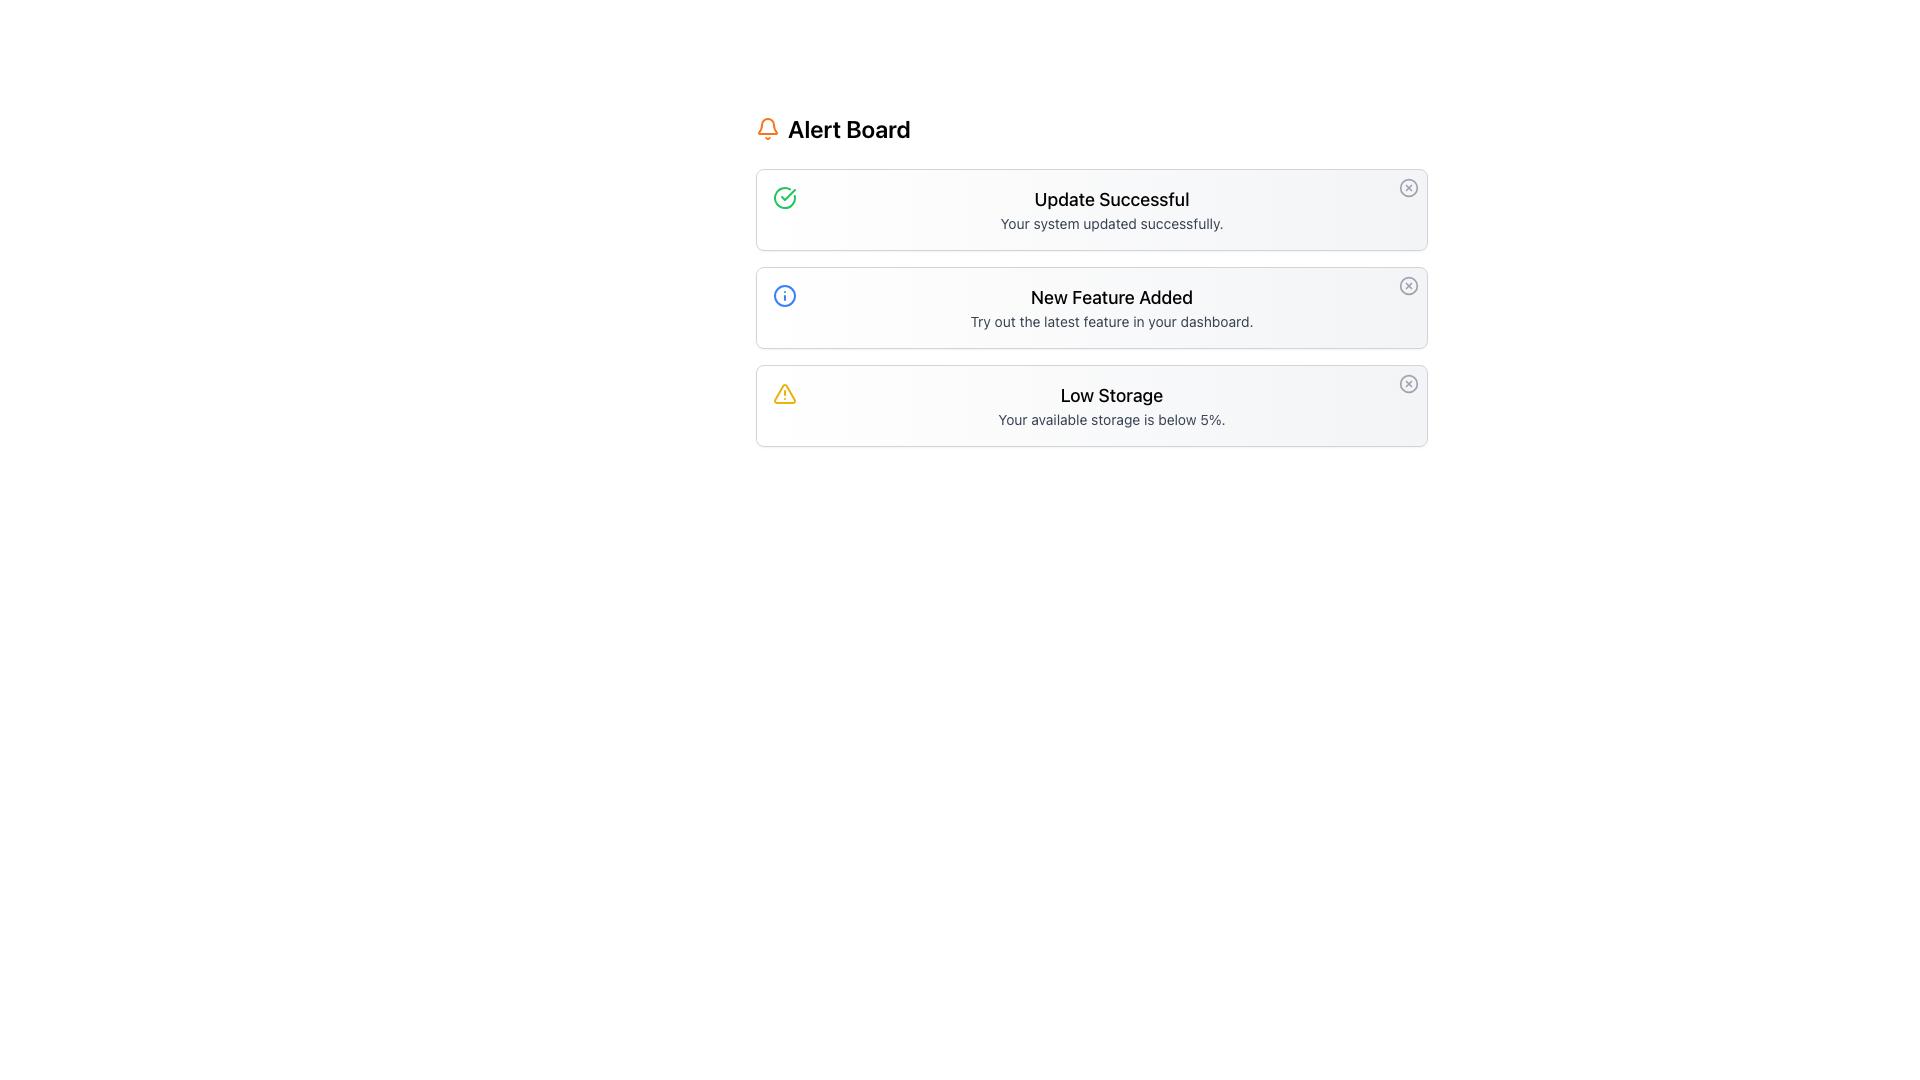  What do you see at coordinates (1111, 405) in the screenshot?
I see `Textual Notification about low storage availability, which is the third alert in the 'Alert Board' section, positioned between the 'New Feature Added' alert and the bottom margin` at bounding box center [1111, 405].